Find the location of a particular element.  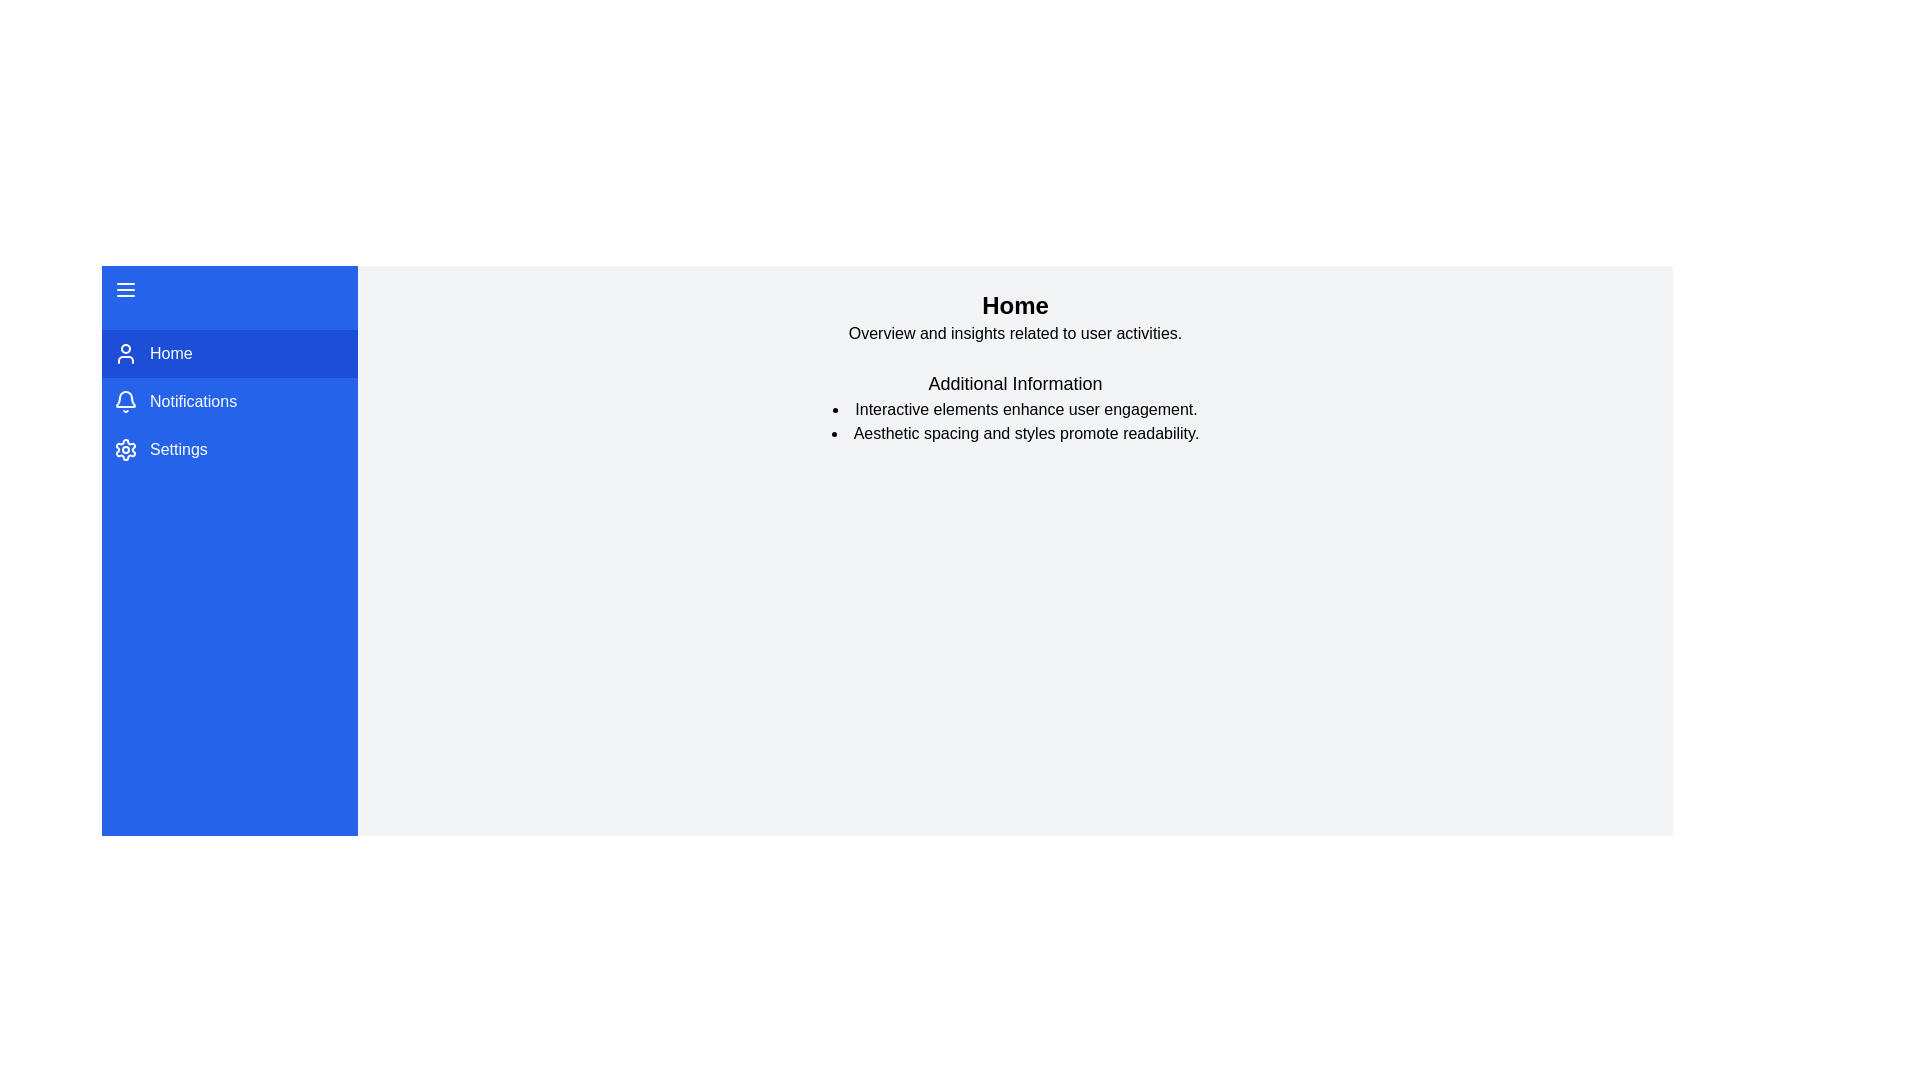

the Settings section from the sidebar menu is located at coordinates (230, 450).